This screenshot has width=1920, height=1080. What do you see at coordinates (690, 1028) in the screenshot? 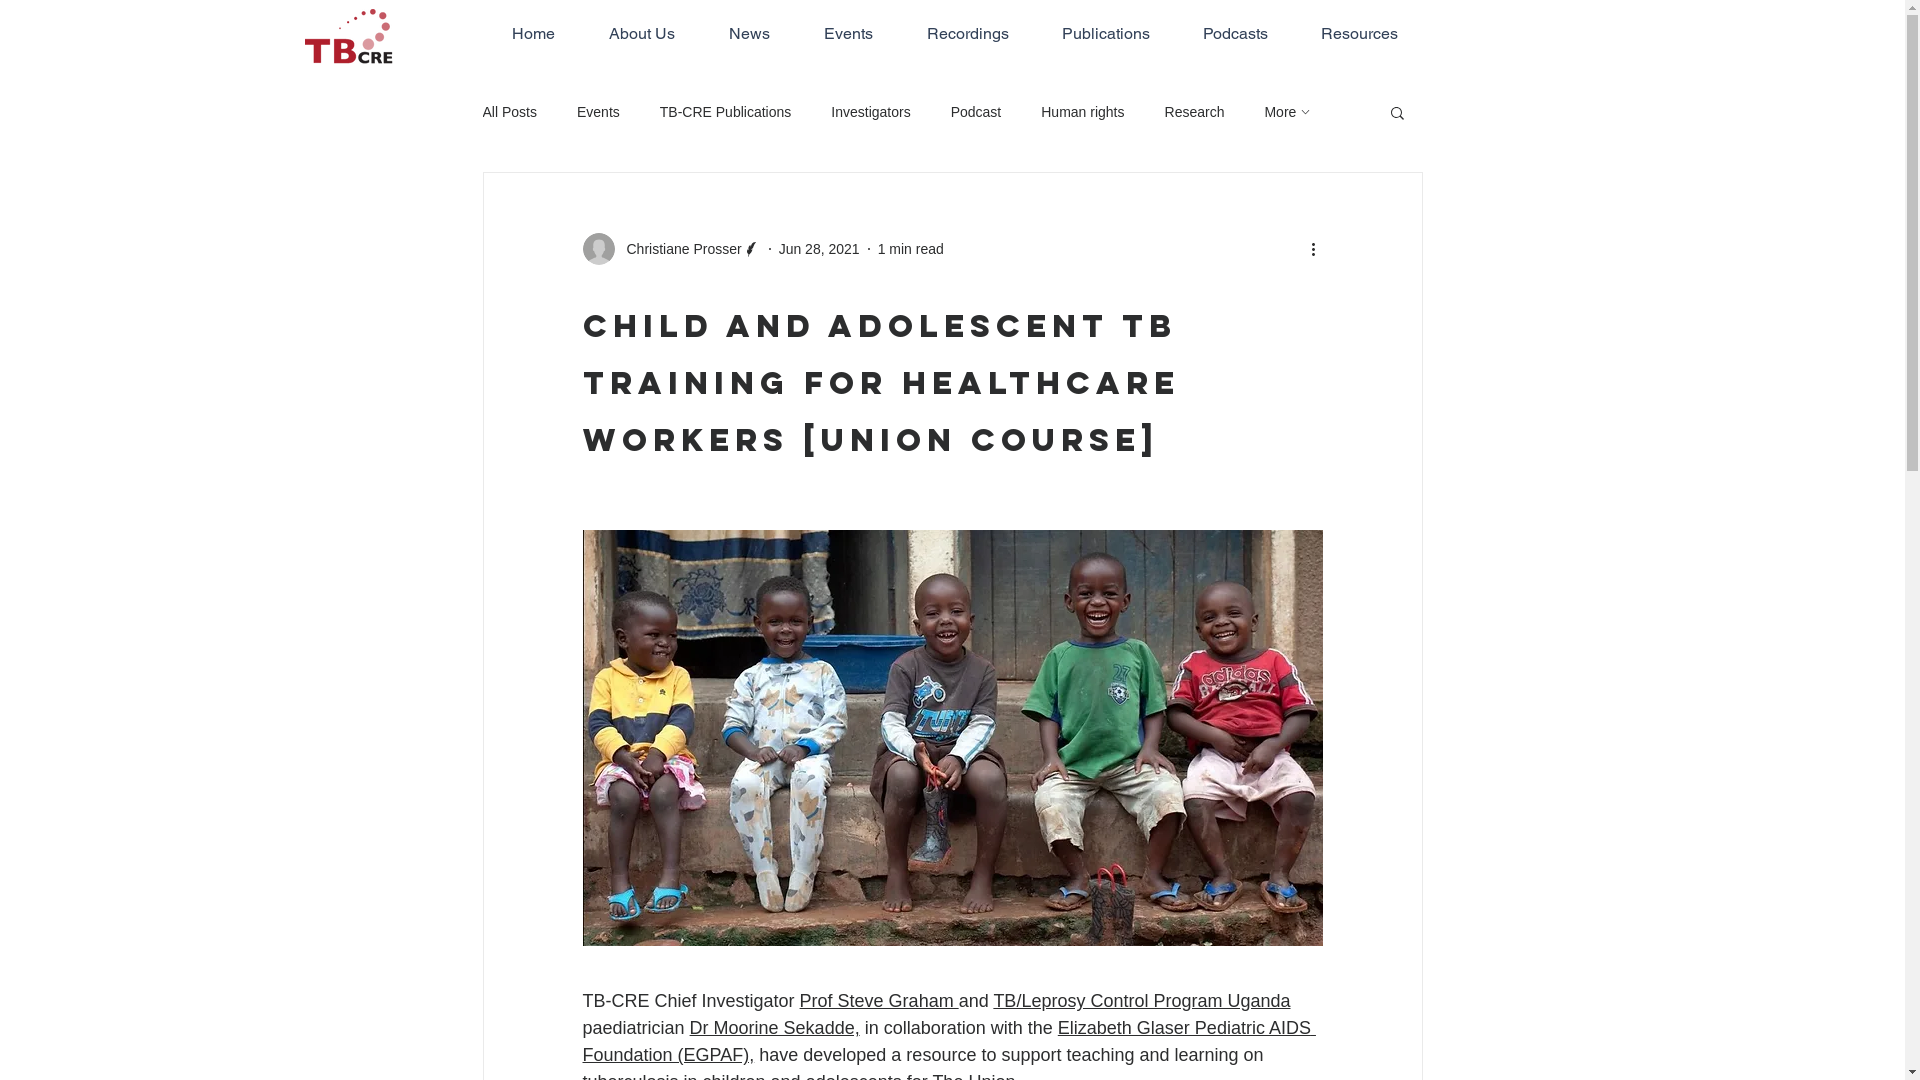
I see `'Dr Moorine Sekadde,'` at bounding box center [690, 1028].